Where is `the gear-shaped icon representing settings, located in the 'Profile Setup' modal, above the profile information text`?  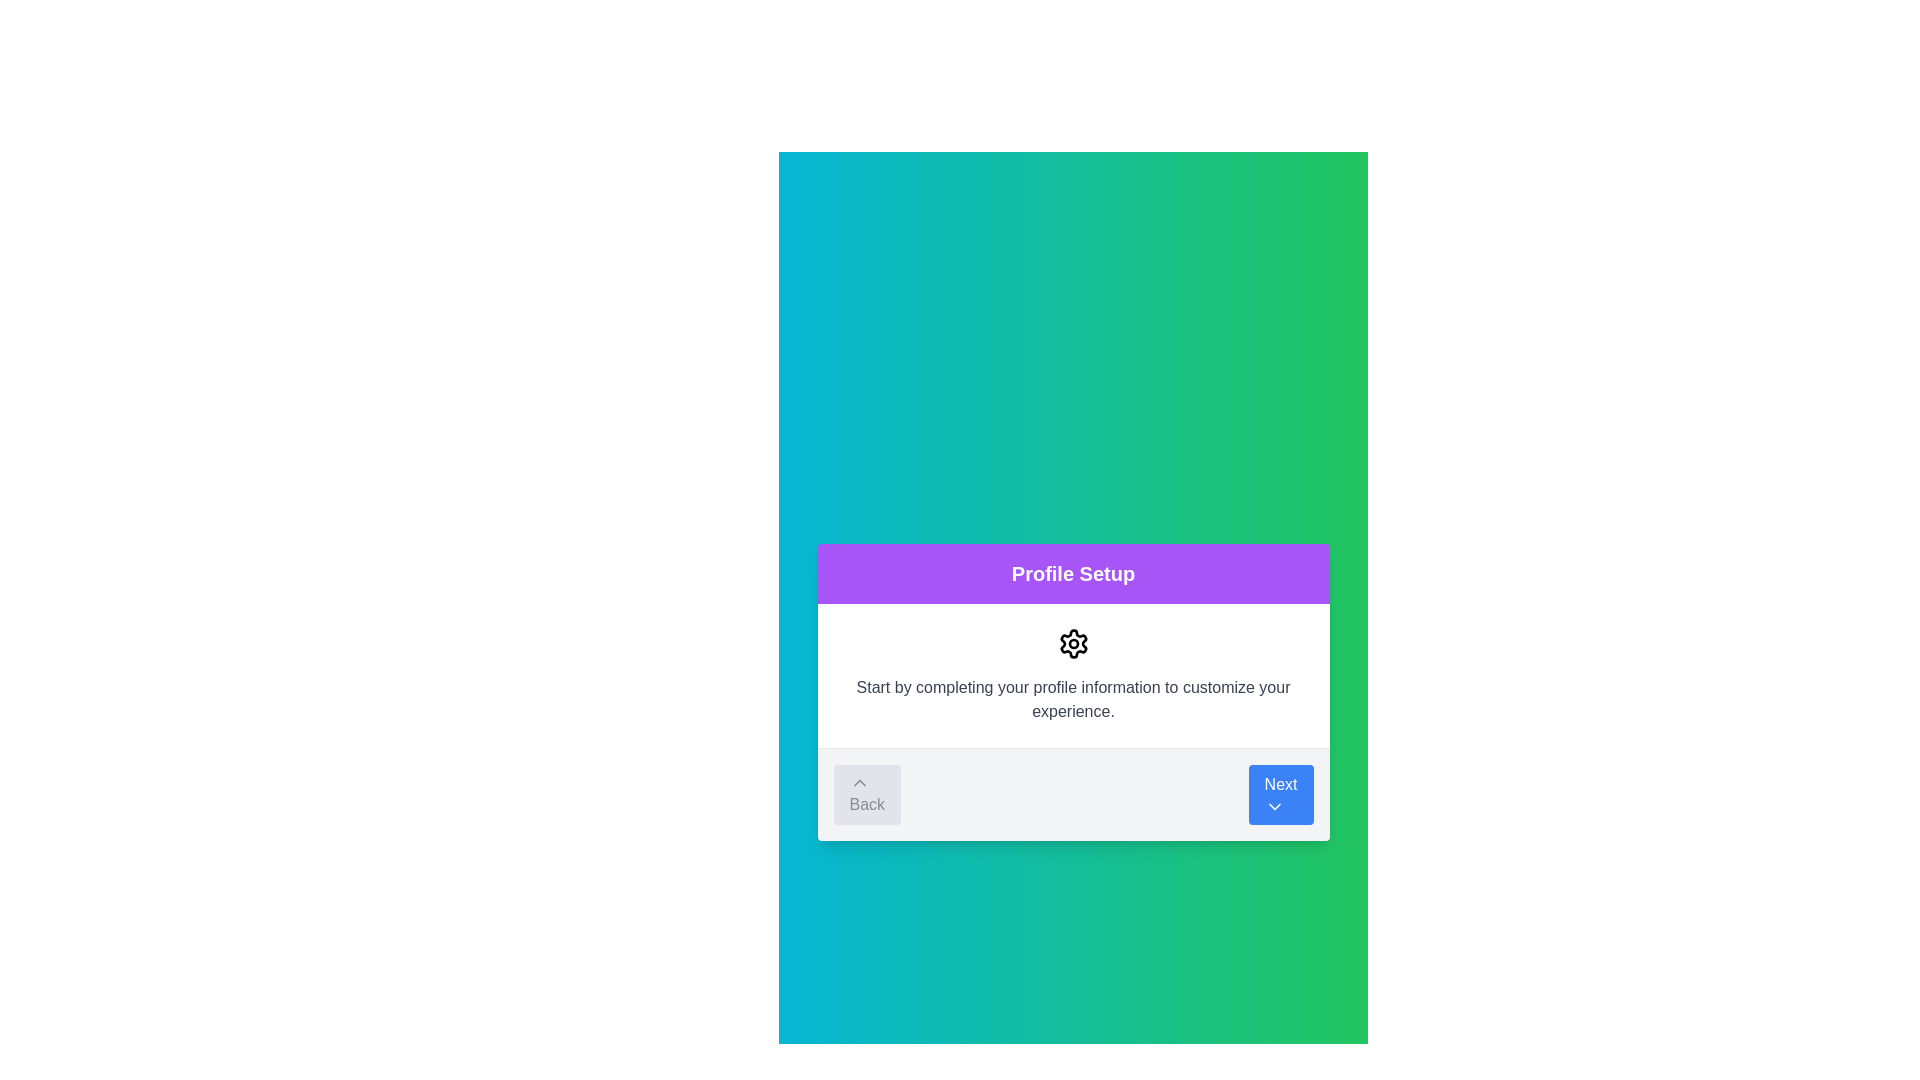
the gear-shaped icon representing settings, located in the 'Profile Setup' modal, above the profile information text is located at coordinates (1072, 643).